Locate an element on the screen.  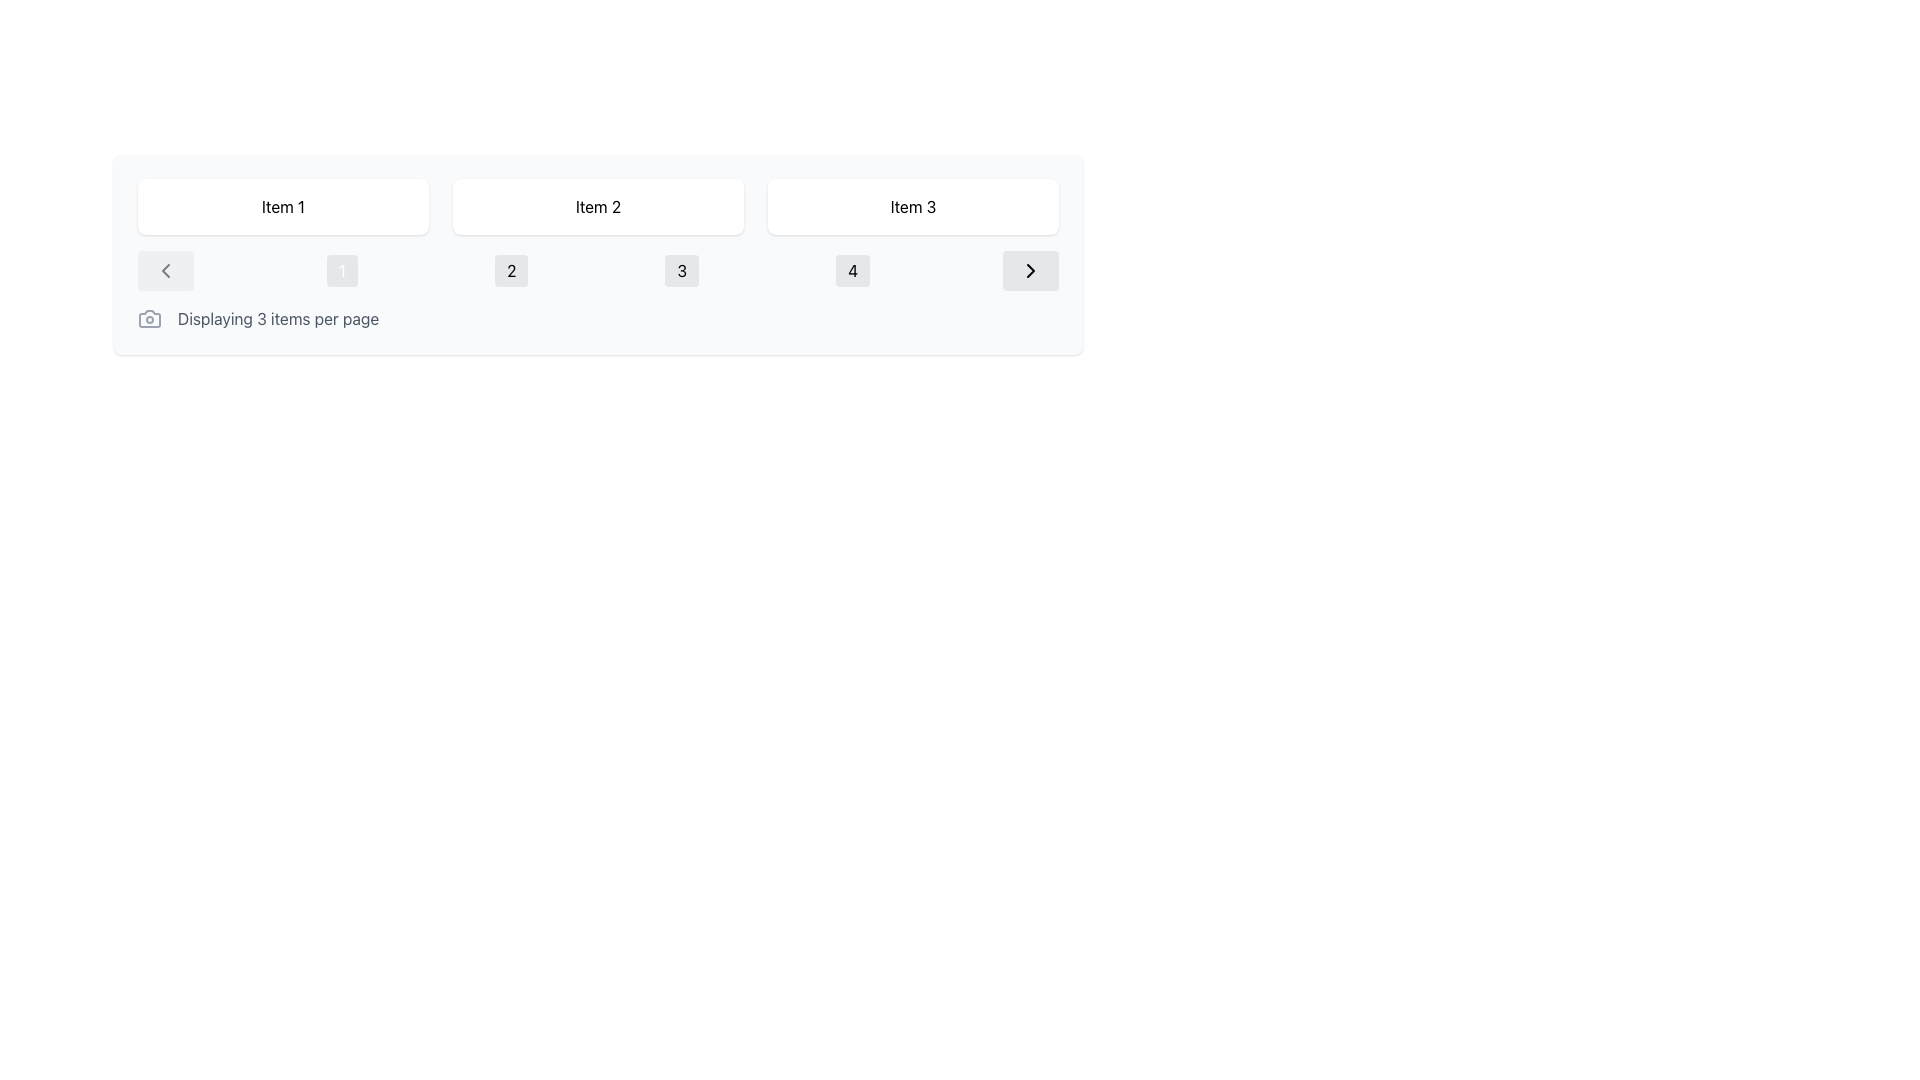
the left chevron icon is located at coordinates (166, 270).